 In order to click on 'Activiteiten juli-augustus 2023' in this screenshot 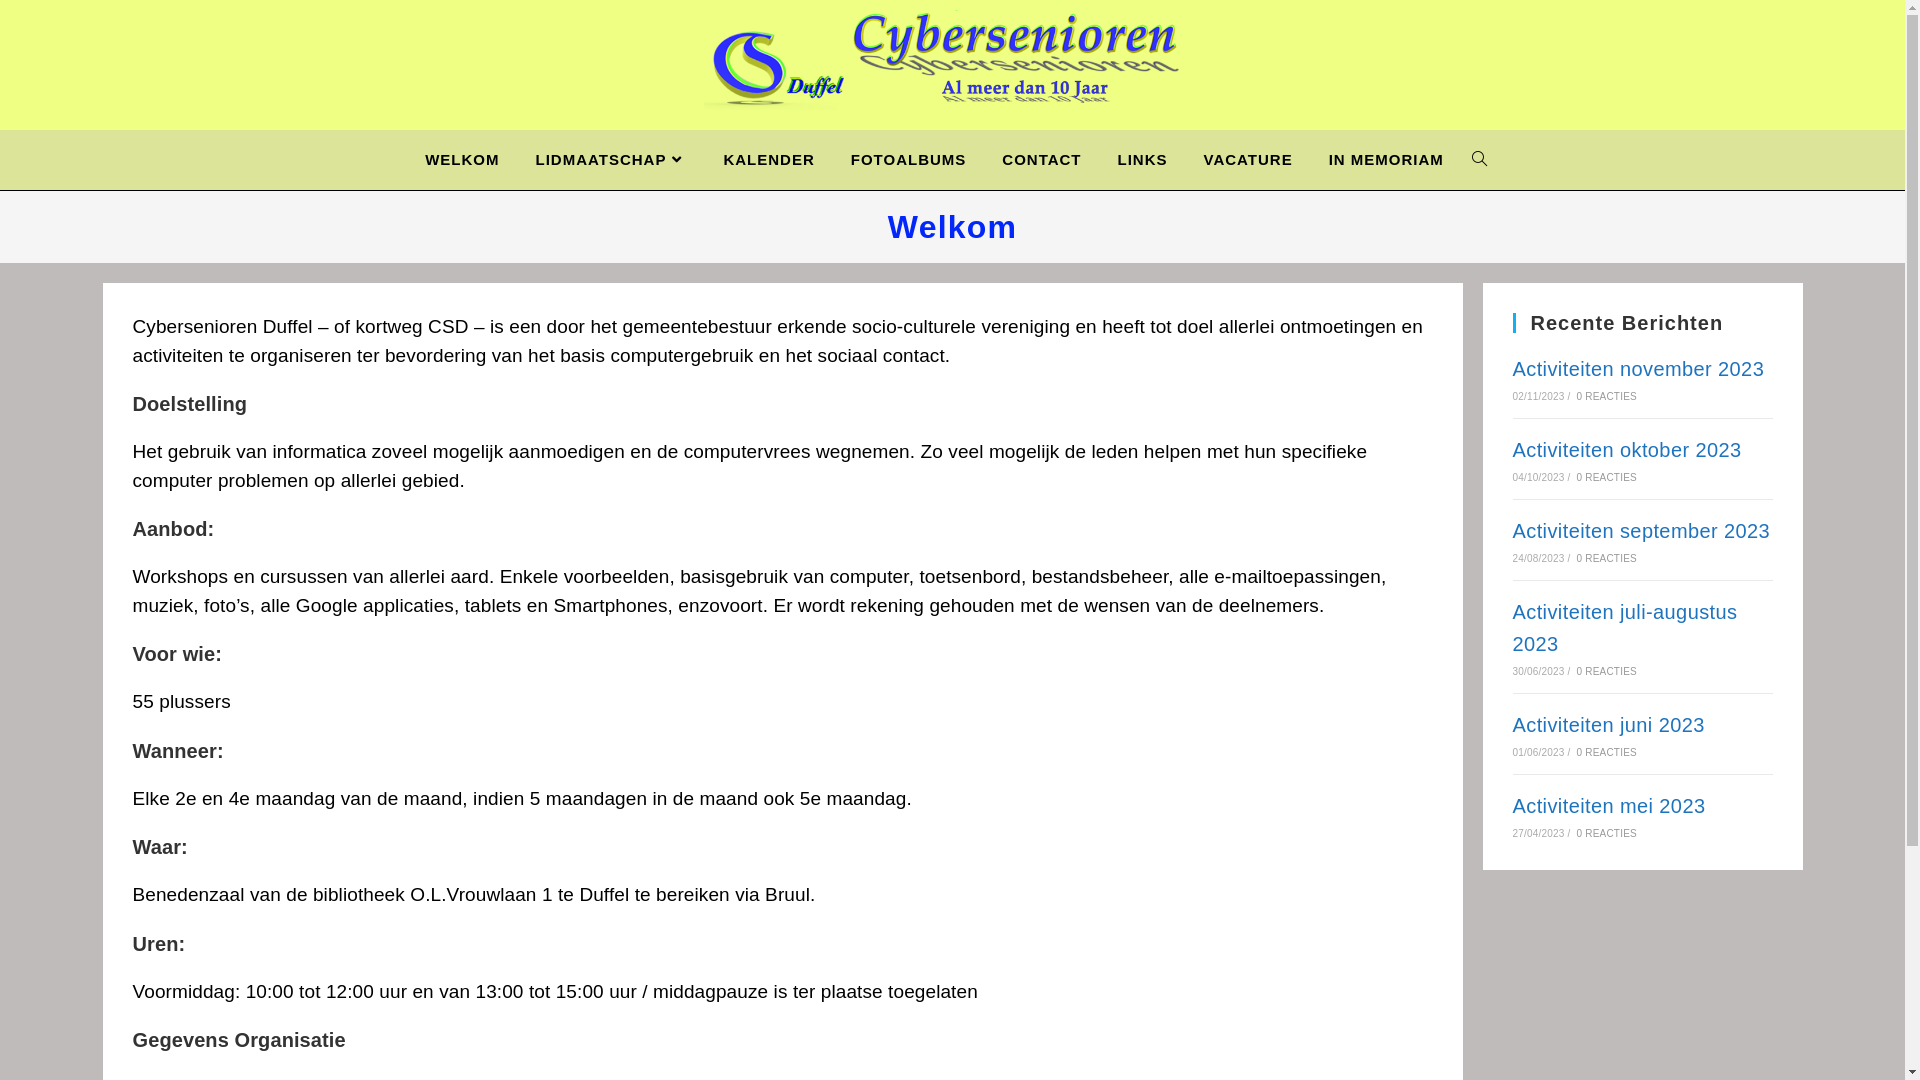, I will do `click(1512, 627)`.